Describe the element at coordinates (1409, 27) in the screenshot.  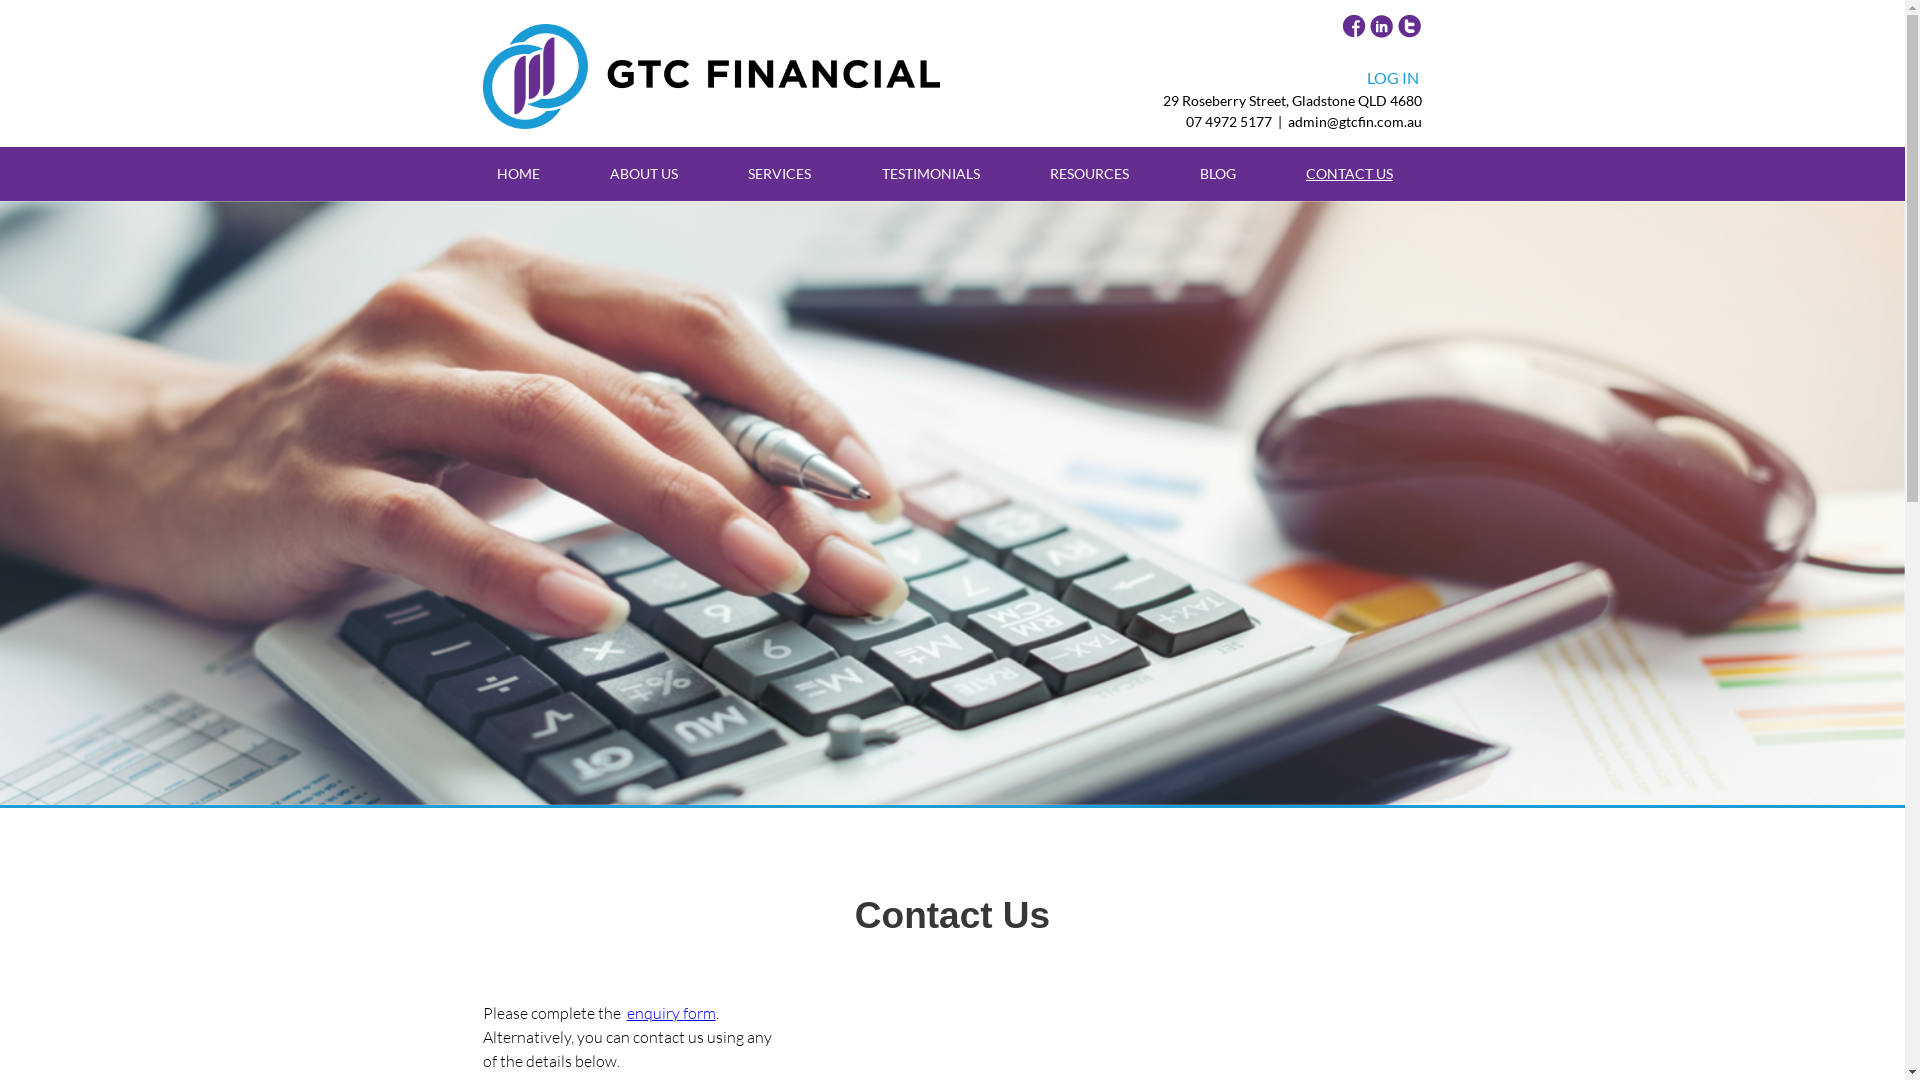
I see `'GTC Twitter Page'` at that location.